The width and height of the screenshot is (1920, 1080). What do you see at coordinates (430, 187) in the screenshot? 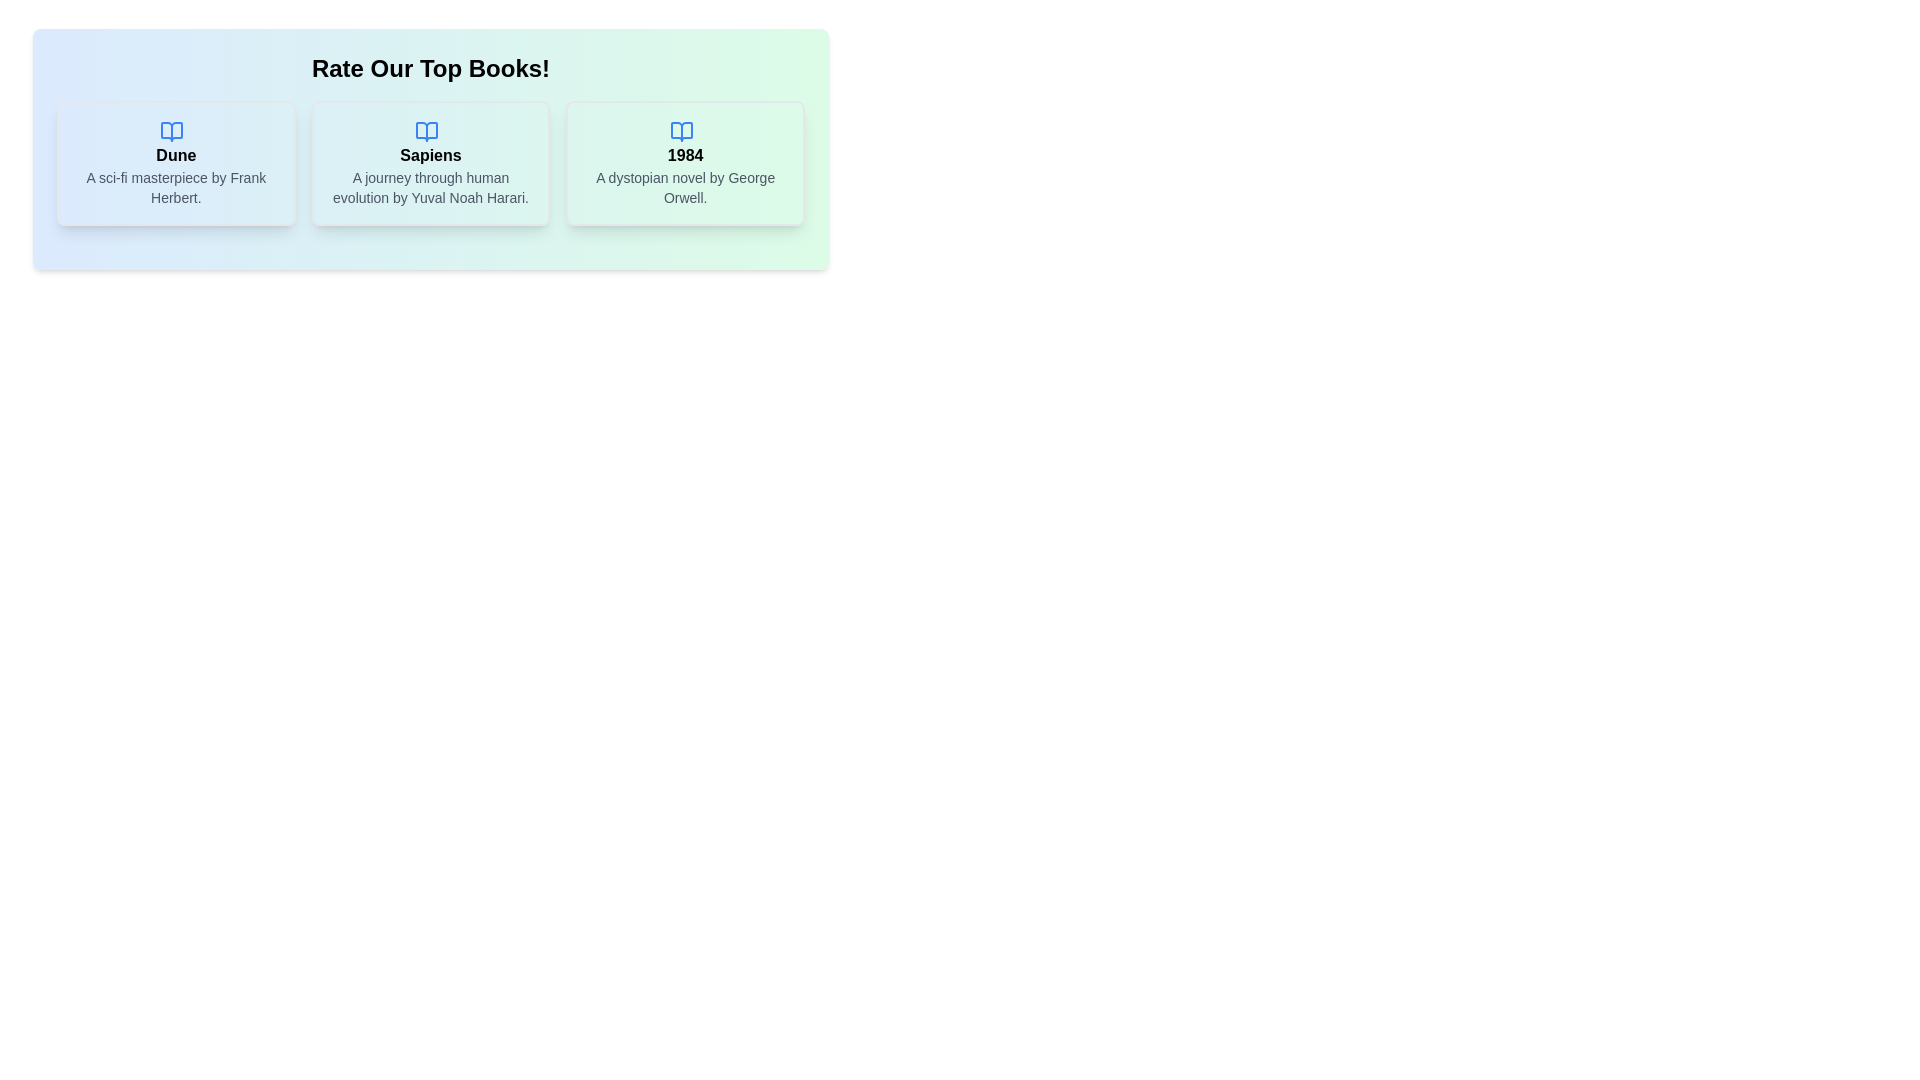
I see `text label that displays 'A journey through human evolution by Yuval Noah Harari.' which is located beneath the title 'Sapiens' in the second card of a horizontal row` at bounding box center [430, 187].